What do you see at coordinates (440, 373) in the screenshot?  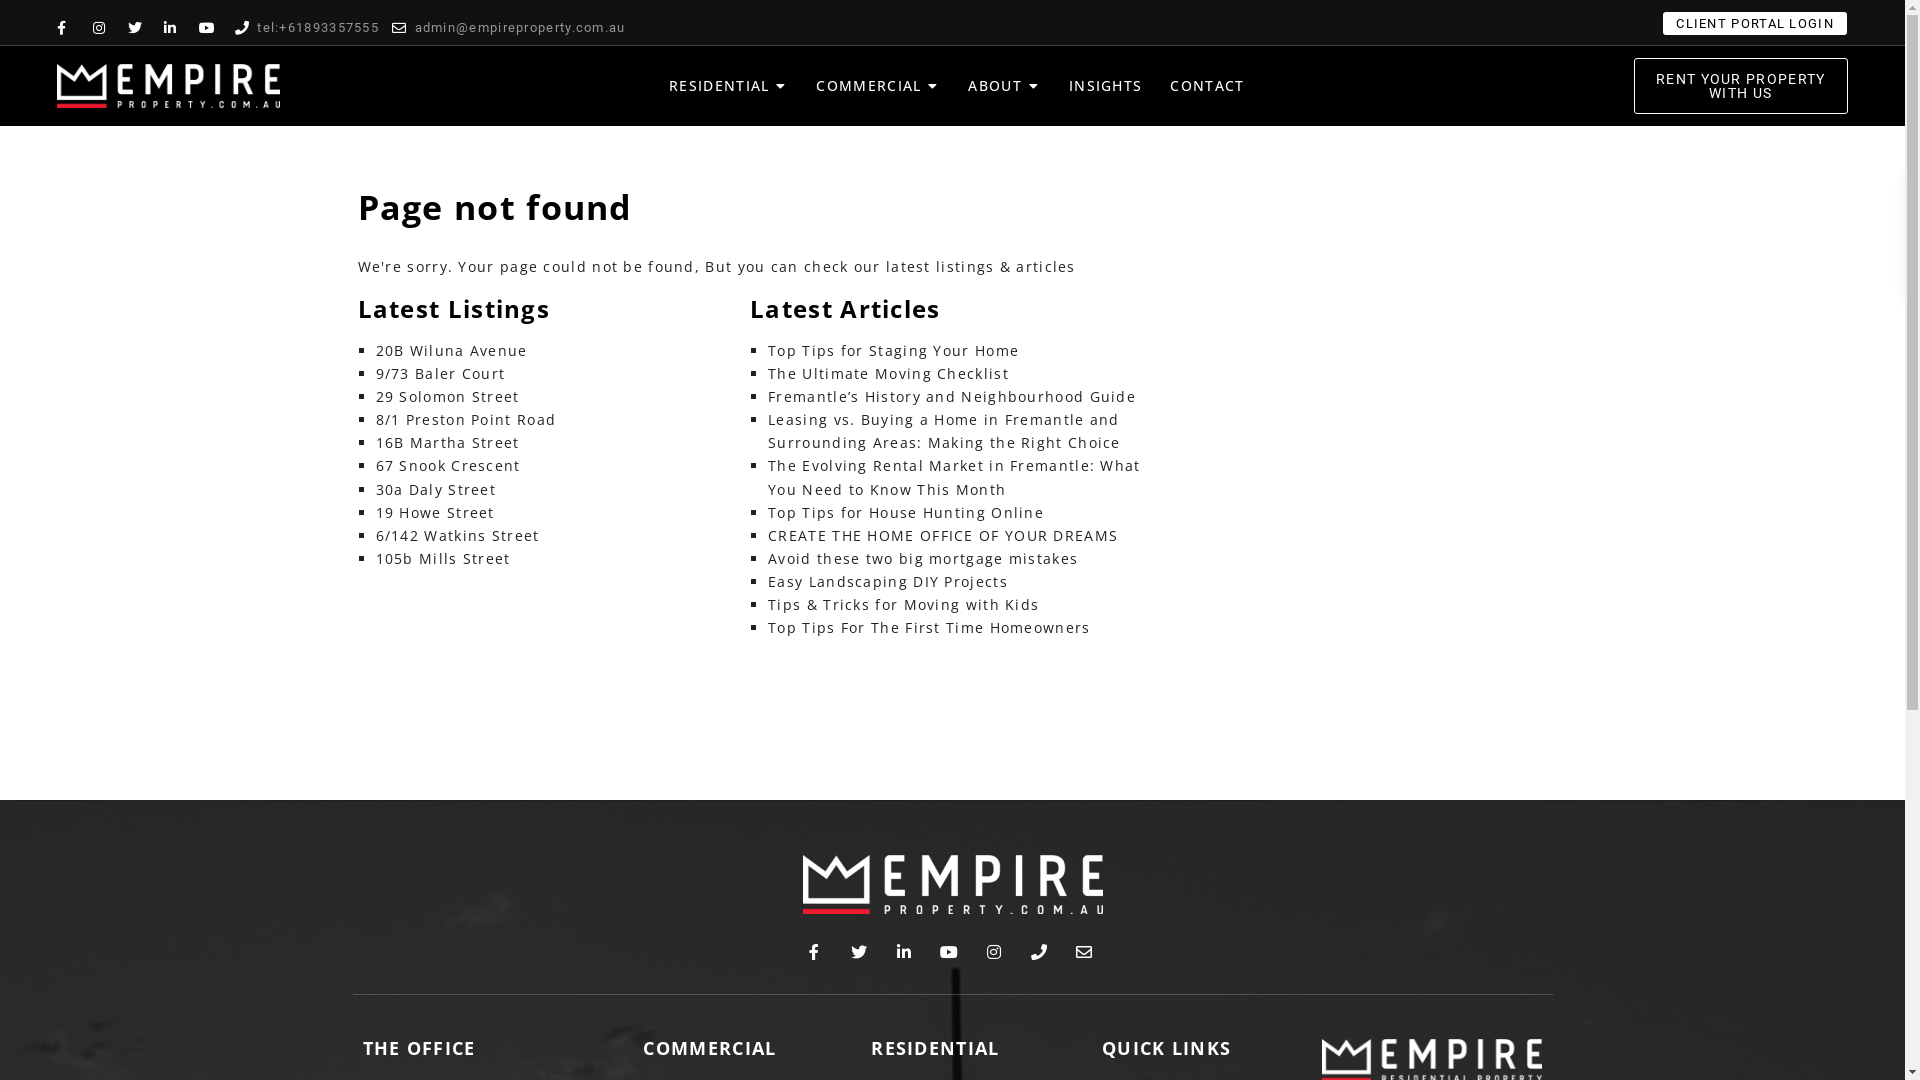 I see `'9/73 Baler Court'` at bounding box center [440, 373].